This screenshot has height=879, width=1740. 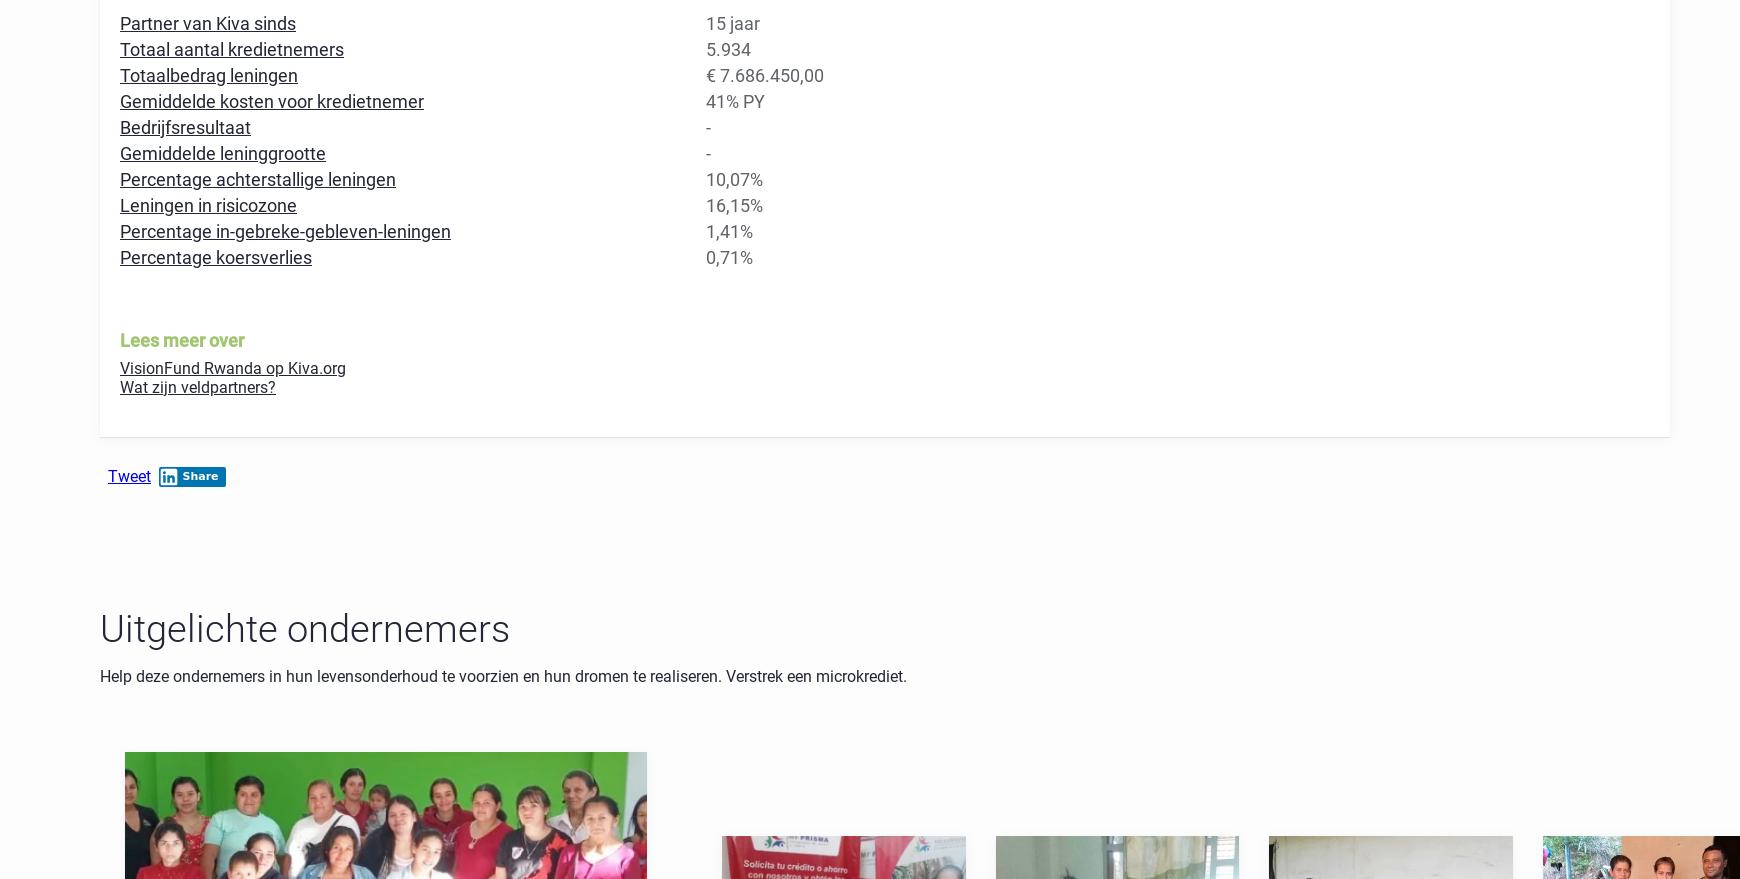 What do you see at coordinates (305, 627) in the screenshot?
I see `'Uitgelichte ondernemers'` at bounding box center [305, 627].